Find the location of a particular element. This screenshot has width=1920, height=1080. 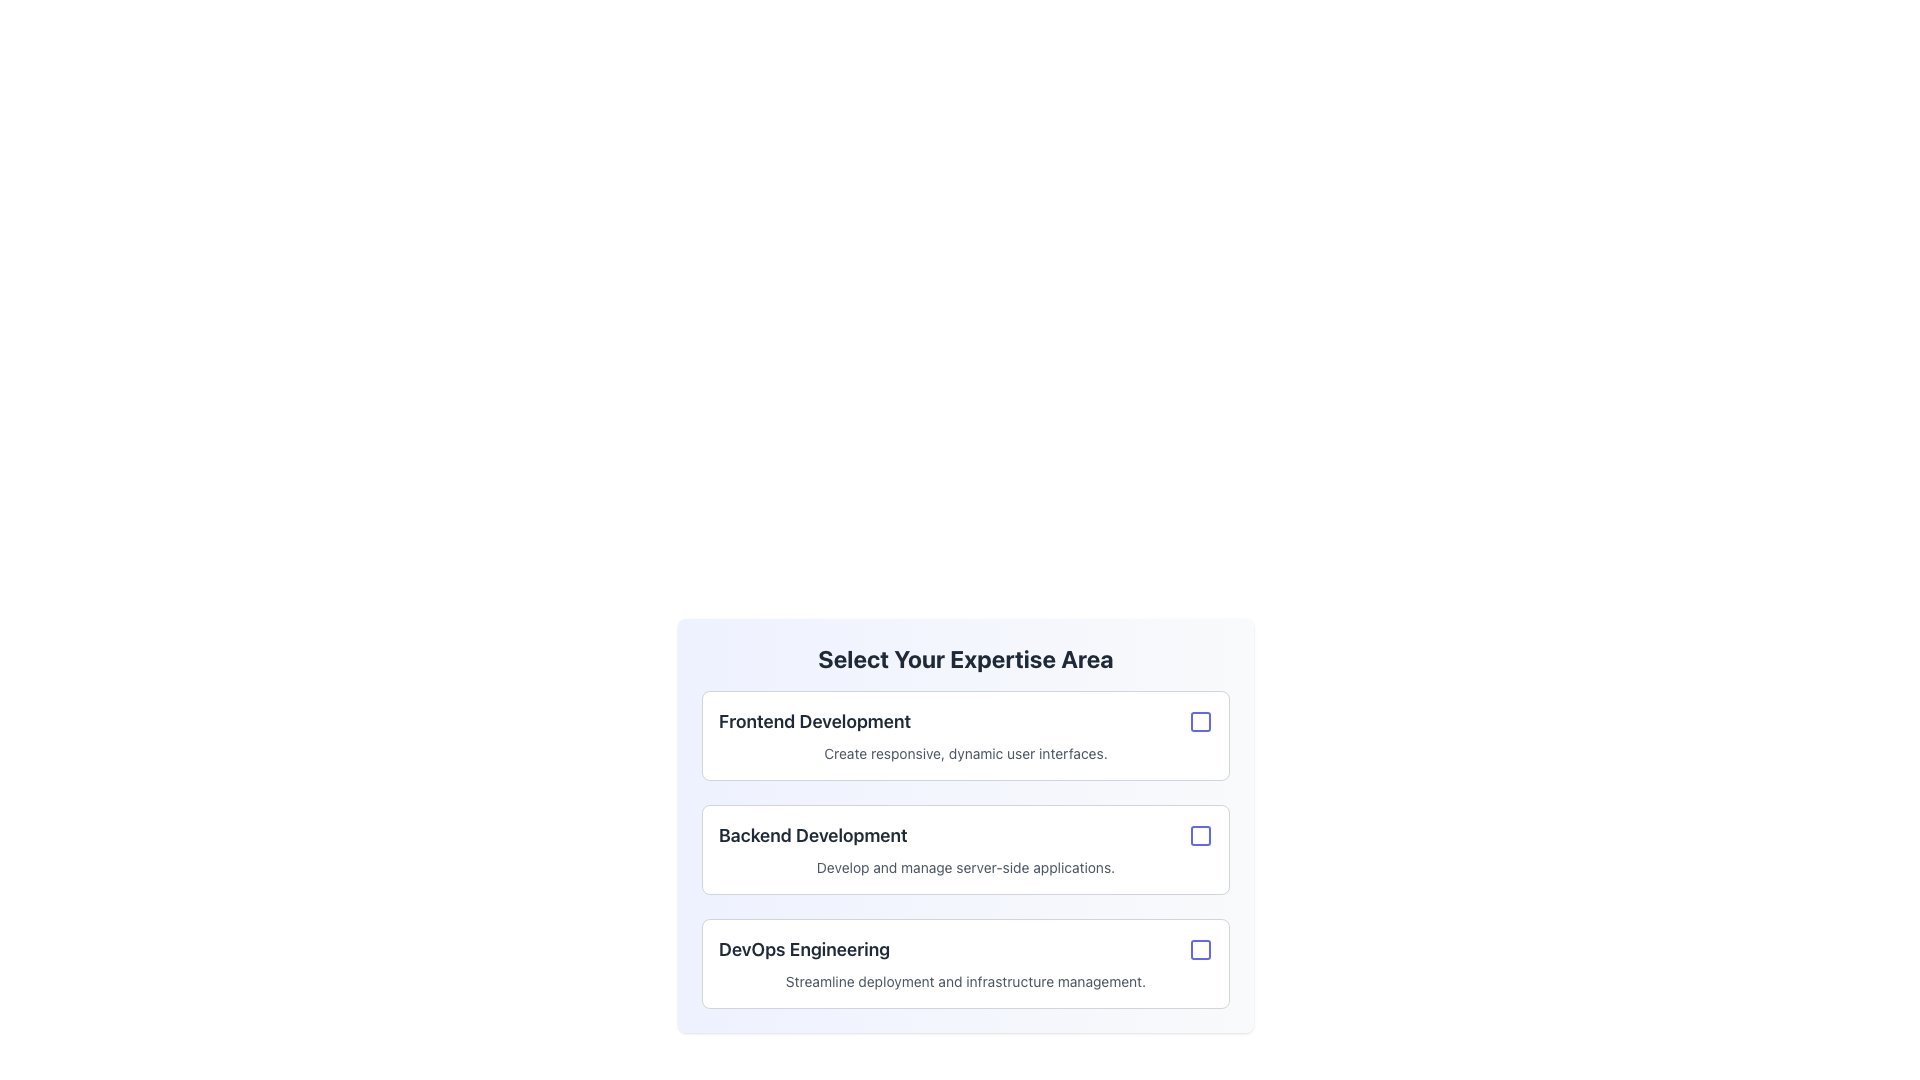

the indigo-bordered checkbox located to the right of the 'Frontend Development' section is located at coordinates (1200, 721).